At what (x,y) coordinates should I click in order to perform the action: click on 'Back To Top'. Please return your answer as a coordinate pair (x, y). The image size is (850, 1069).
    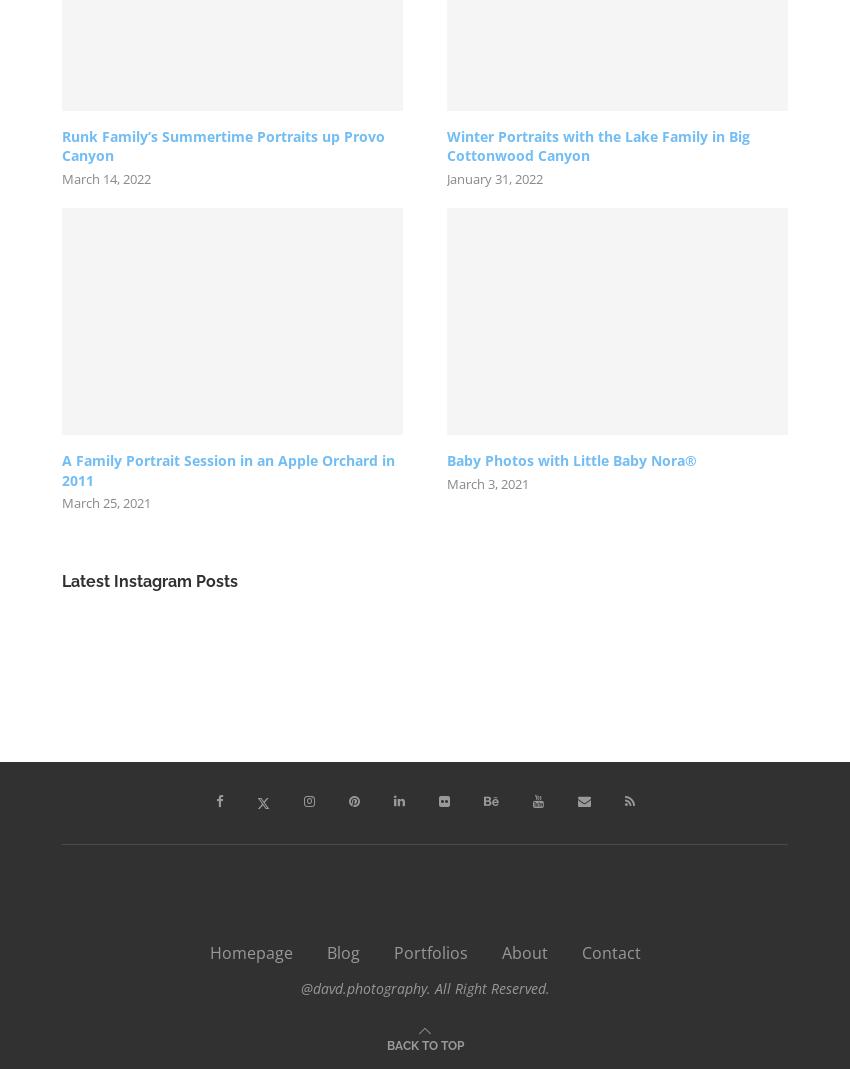
    Looking at the image, I should click on (424, 1044).